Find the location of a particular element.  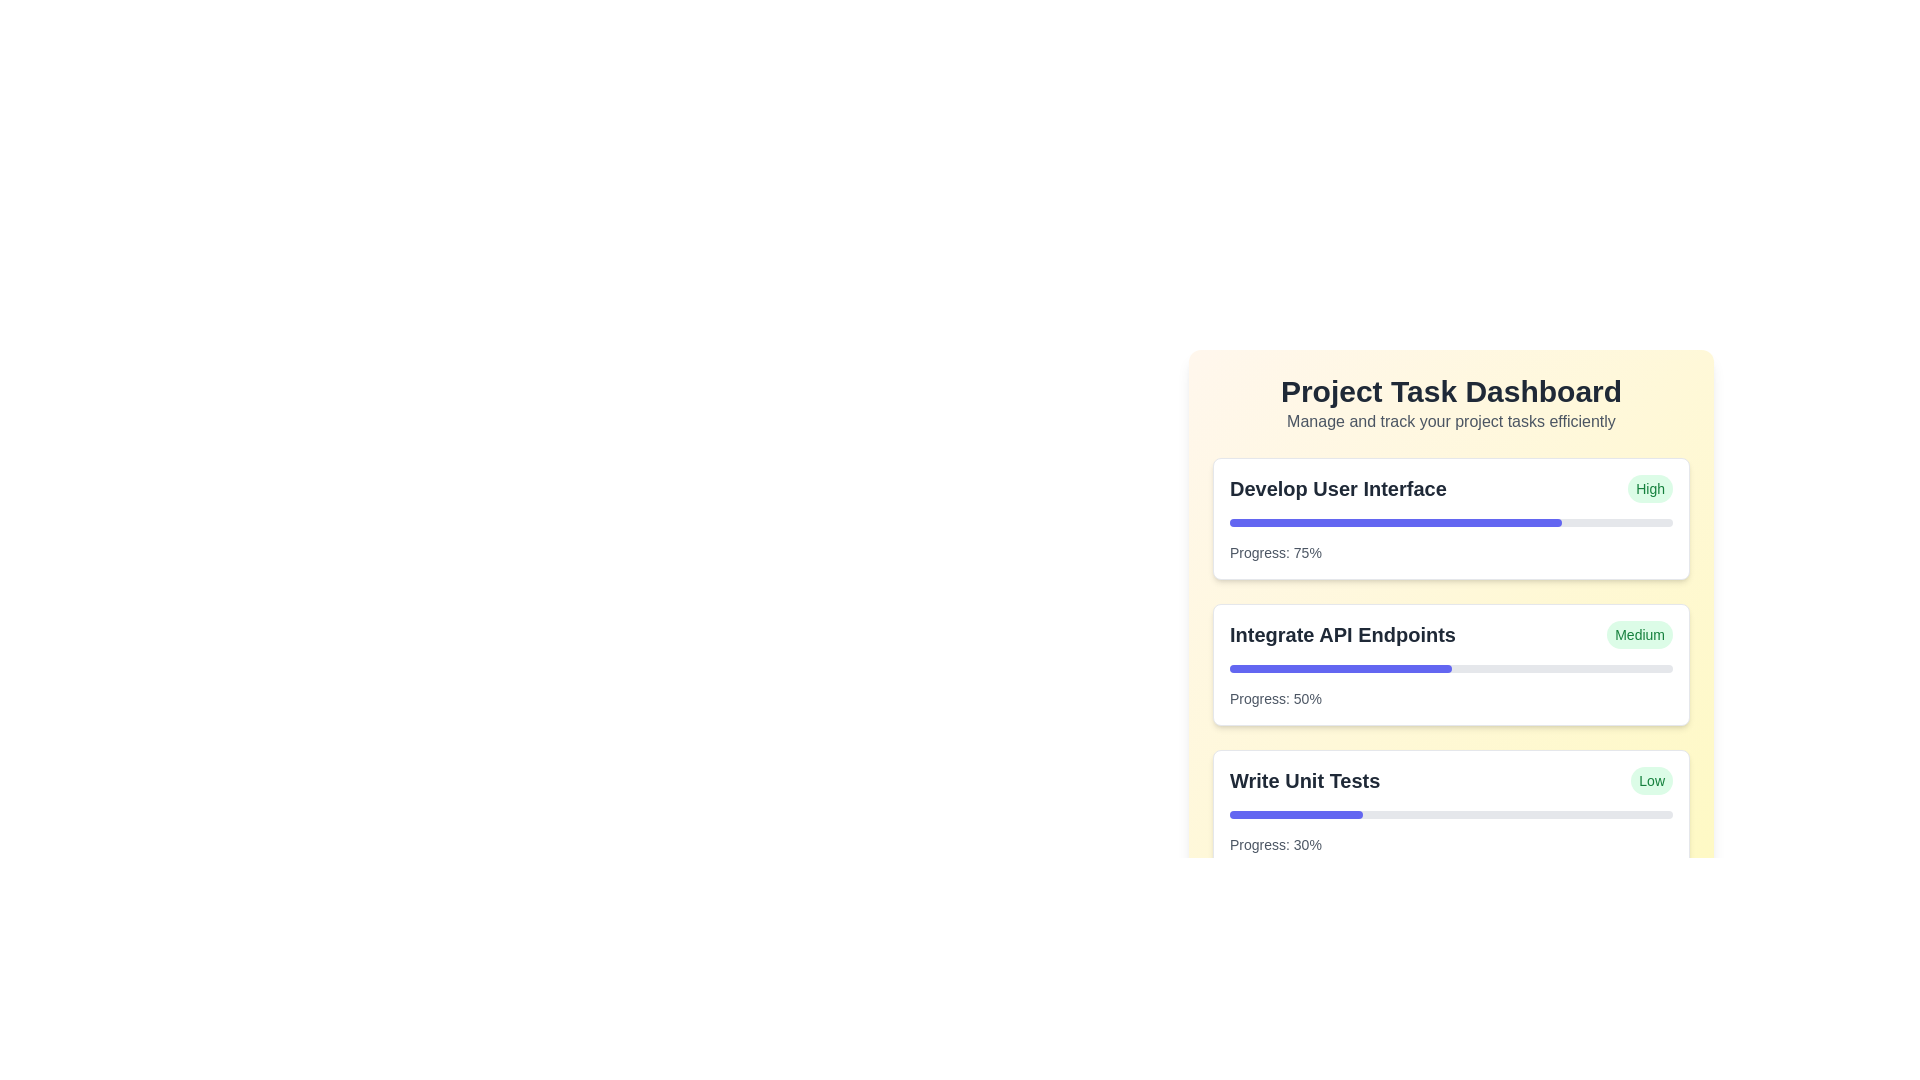

status label indicating the priority level for the 'Write Unit Tests' task, located on the far right of the row with the text 'Write Unit Tests' is located at coordinates (1652, 779).